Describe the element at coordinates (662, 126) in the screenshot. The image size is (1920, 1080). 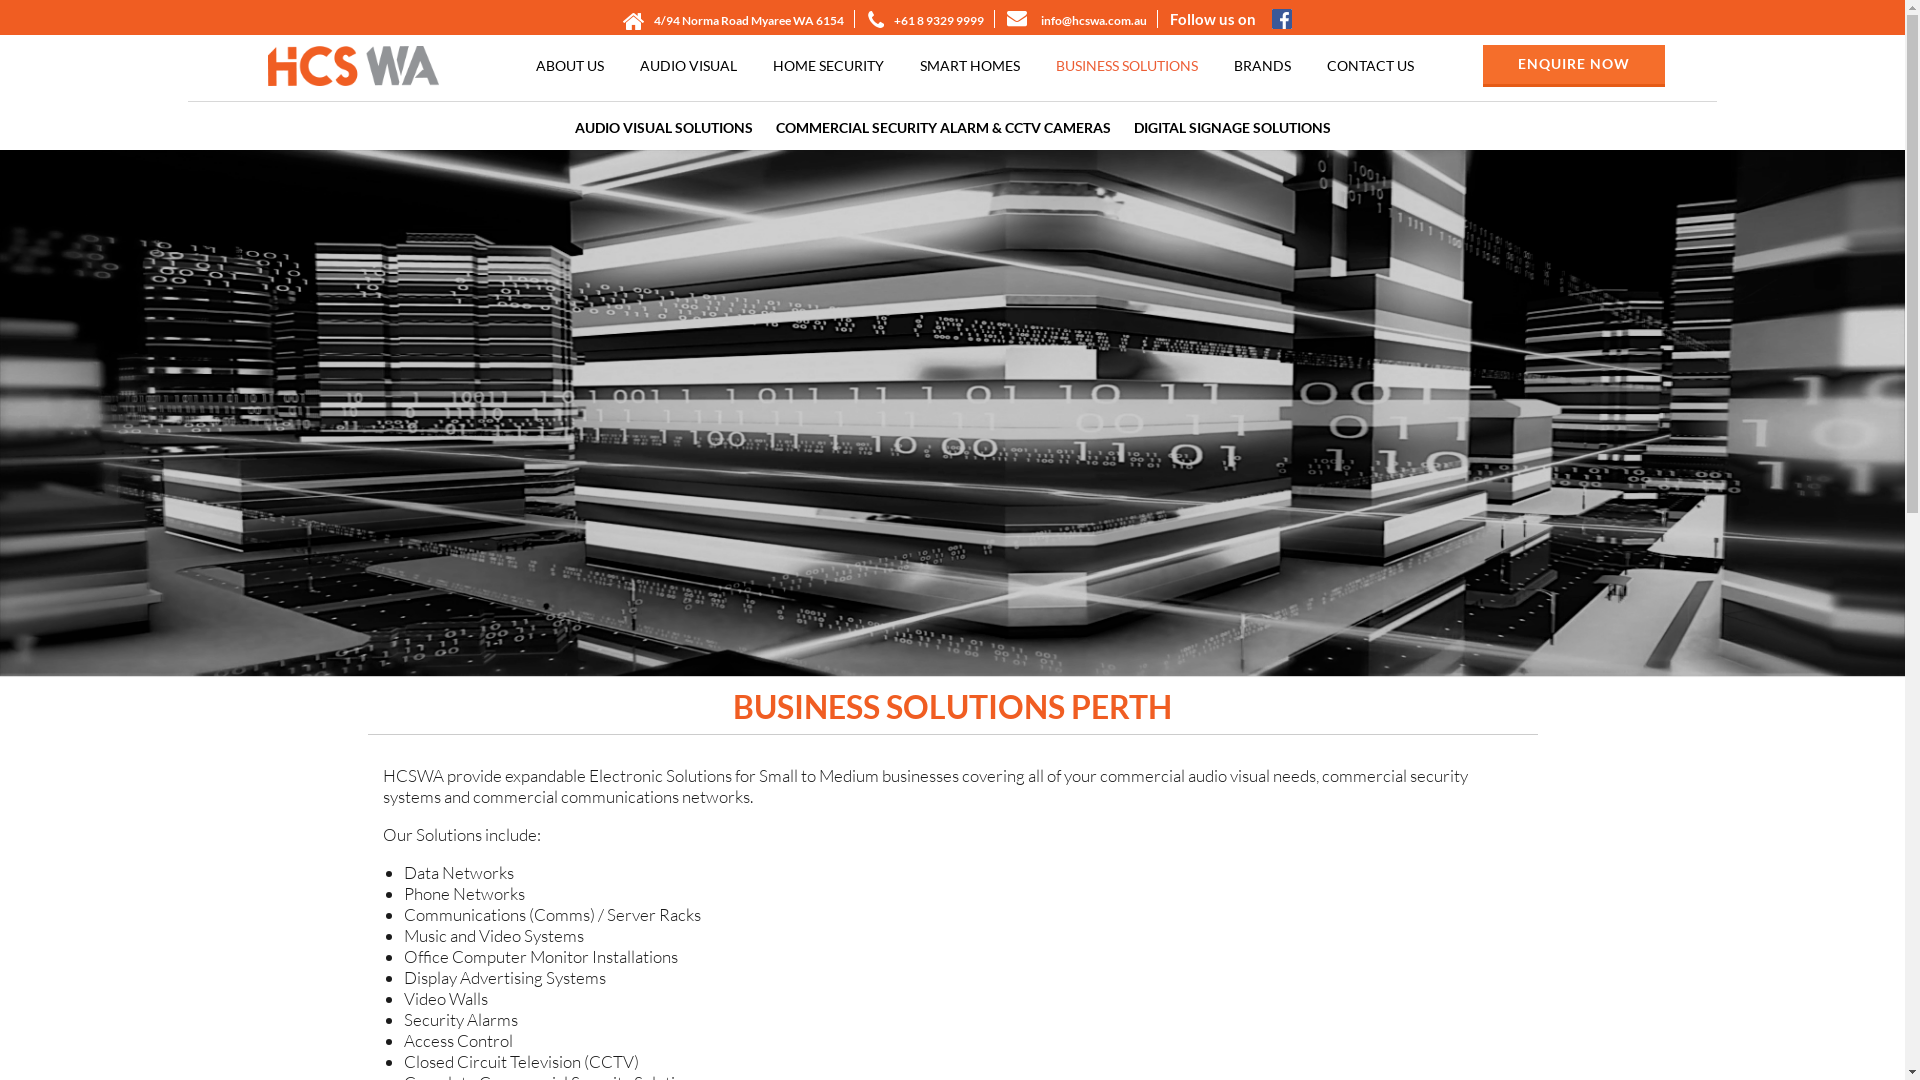
I see `'AUDIO VISUAL SOLUTIONS'` at that location.